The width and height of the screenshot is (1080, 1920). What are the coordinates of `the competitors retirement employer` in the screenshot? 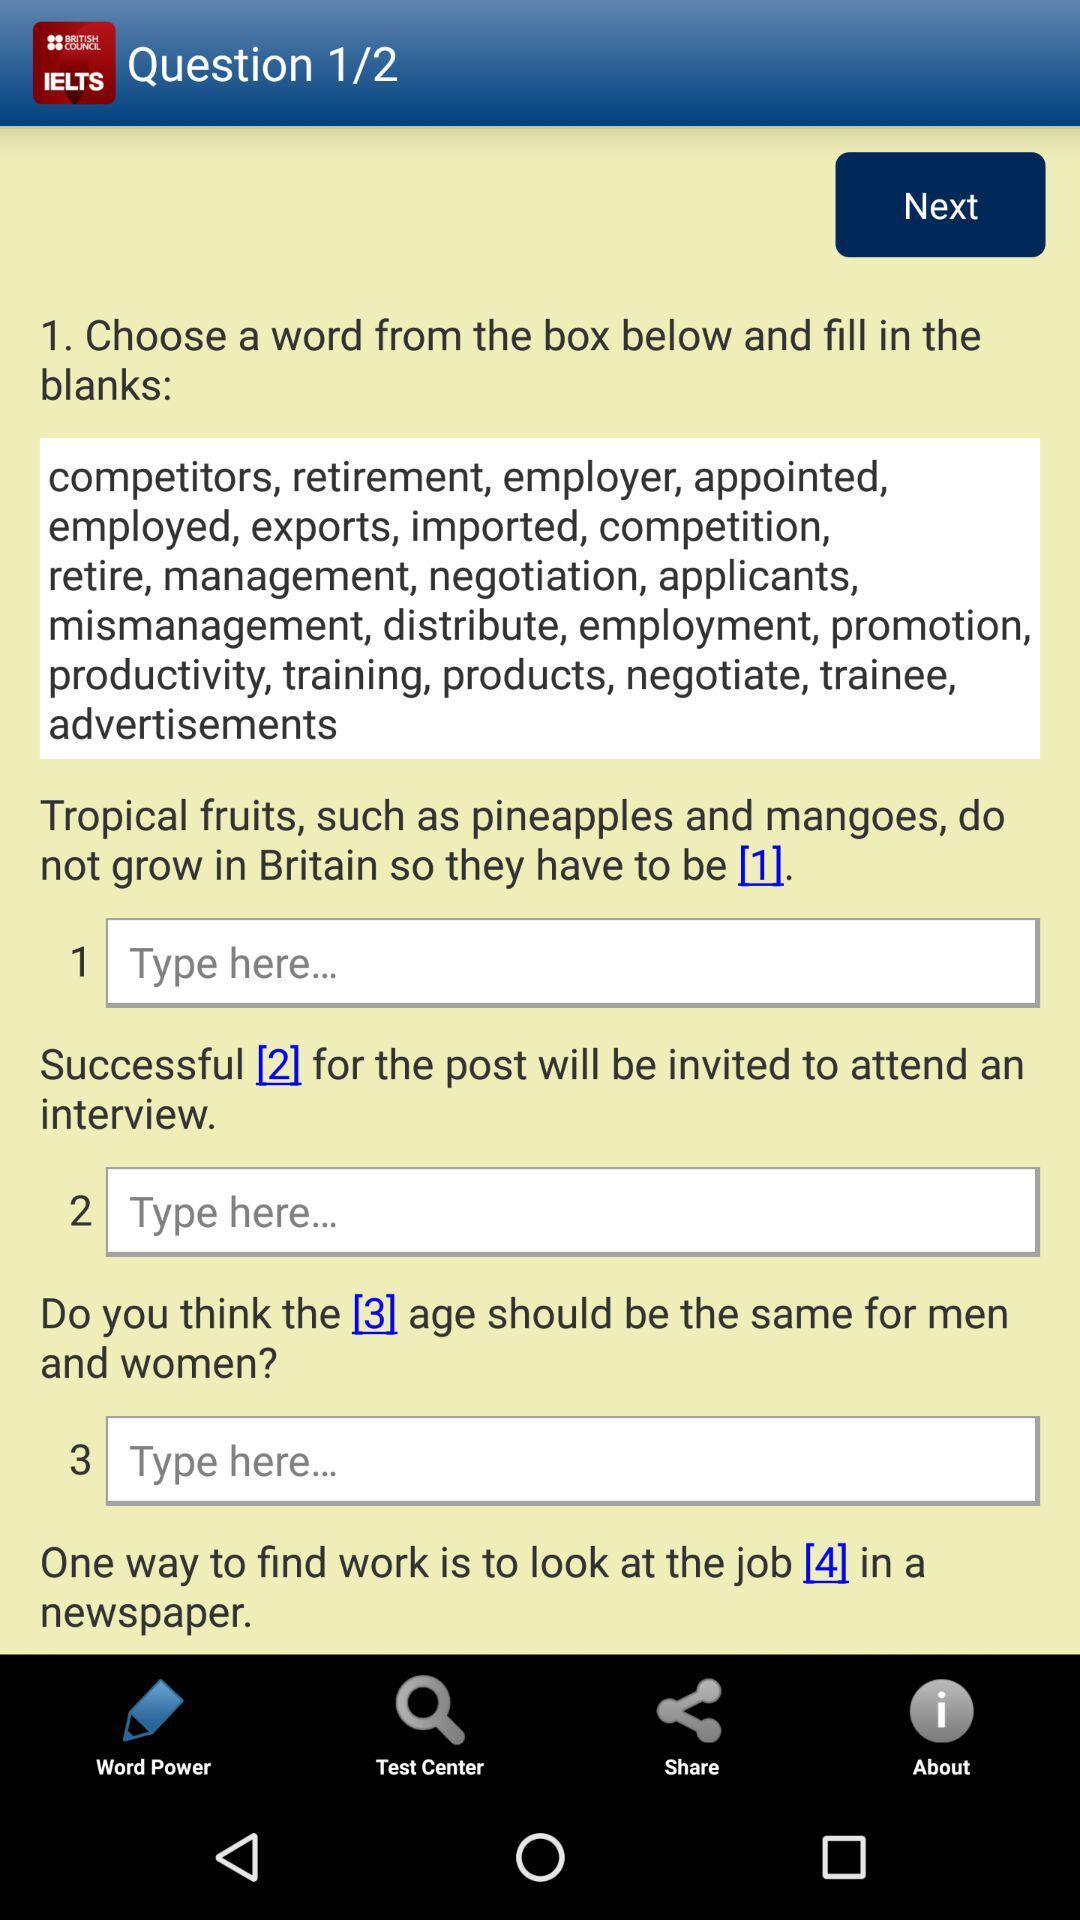 It's located at (540, 597).